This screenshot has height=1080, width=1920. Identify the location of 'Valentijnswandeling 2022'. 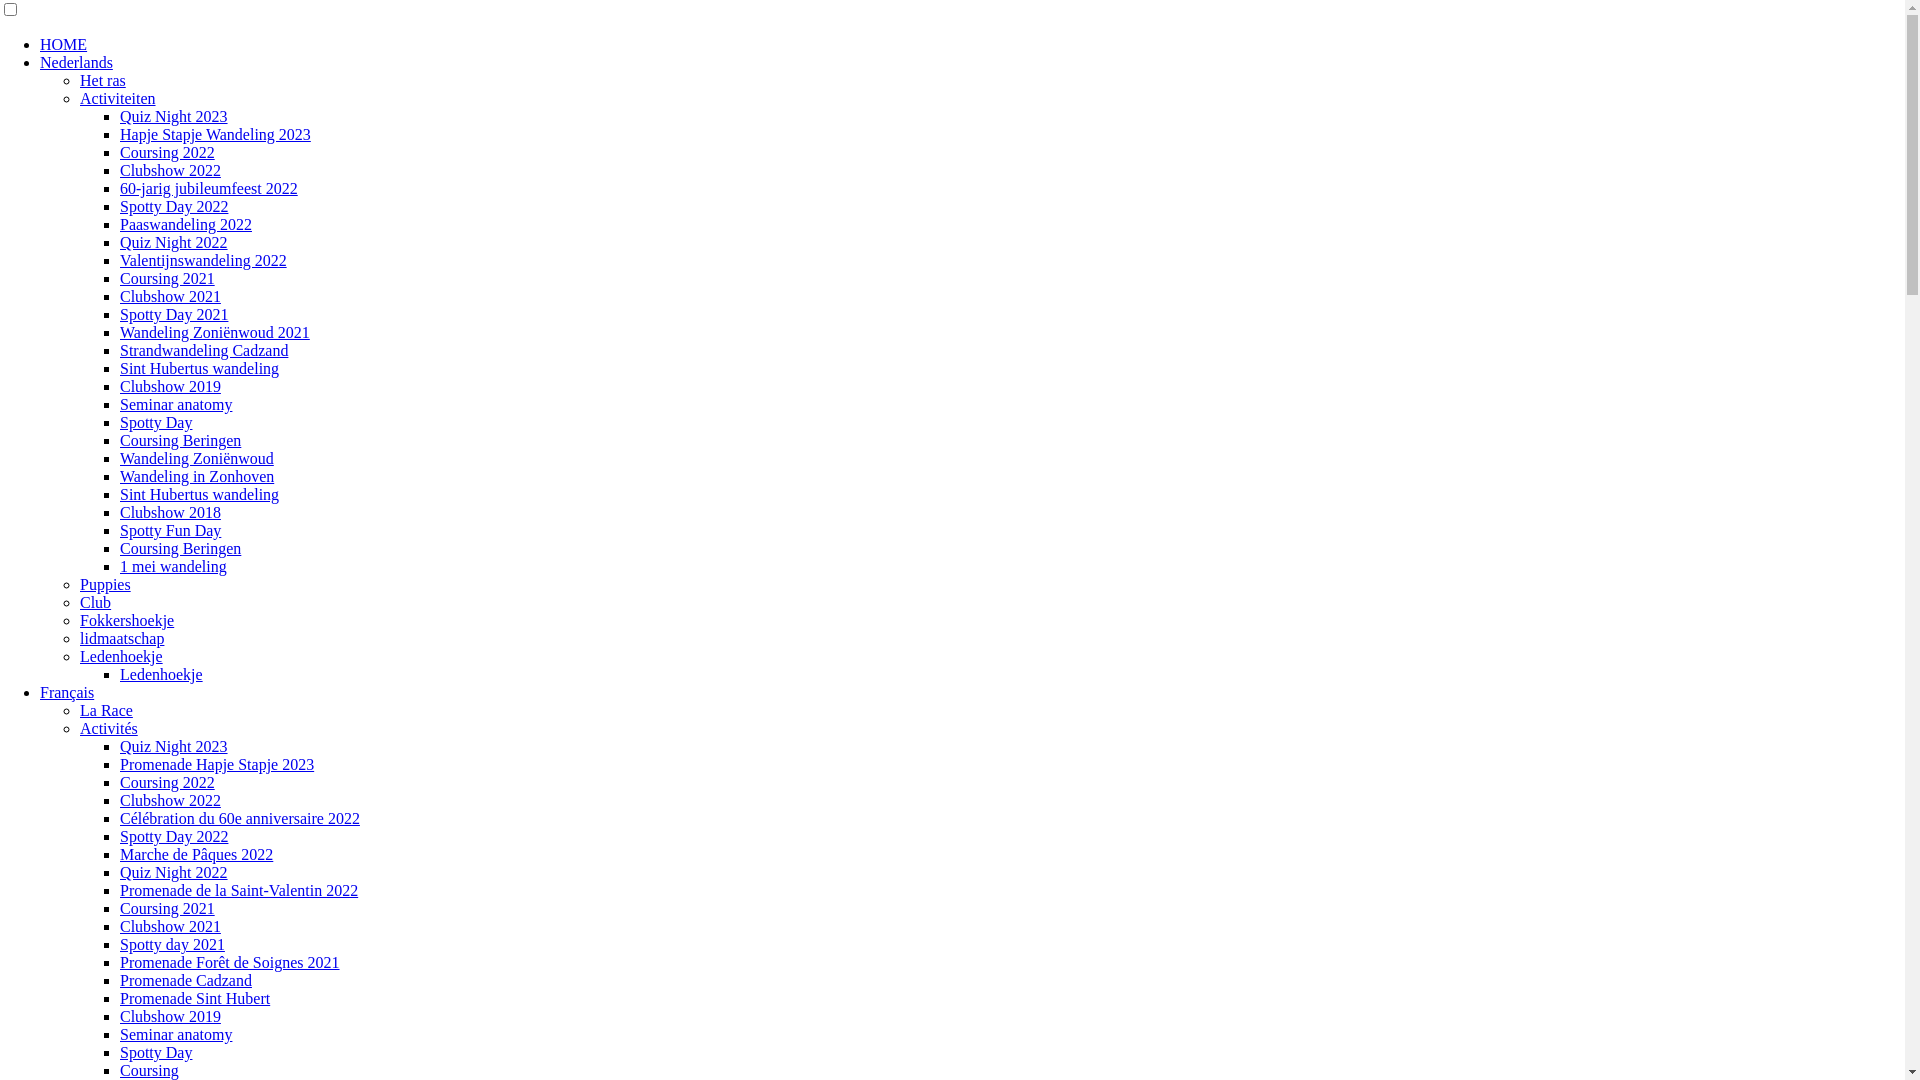
(203, 259).